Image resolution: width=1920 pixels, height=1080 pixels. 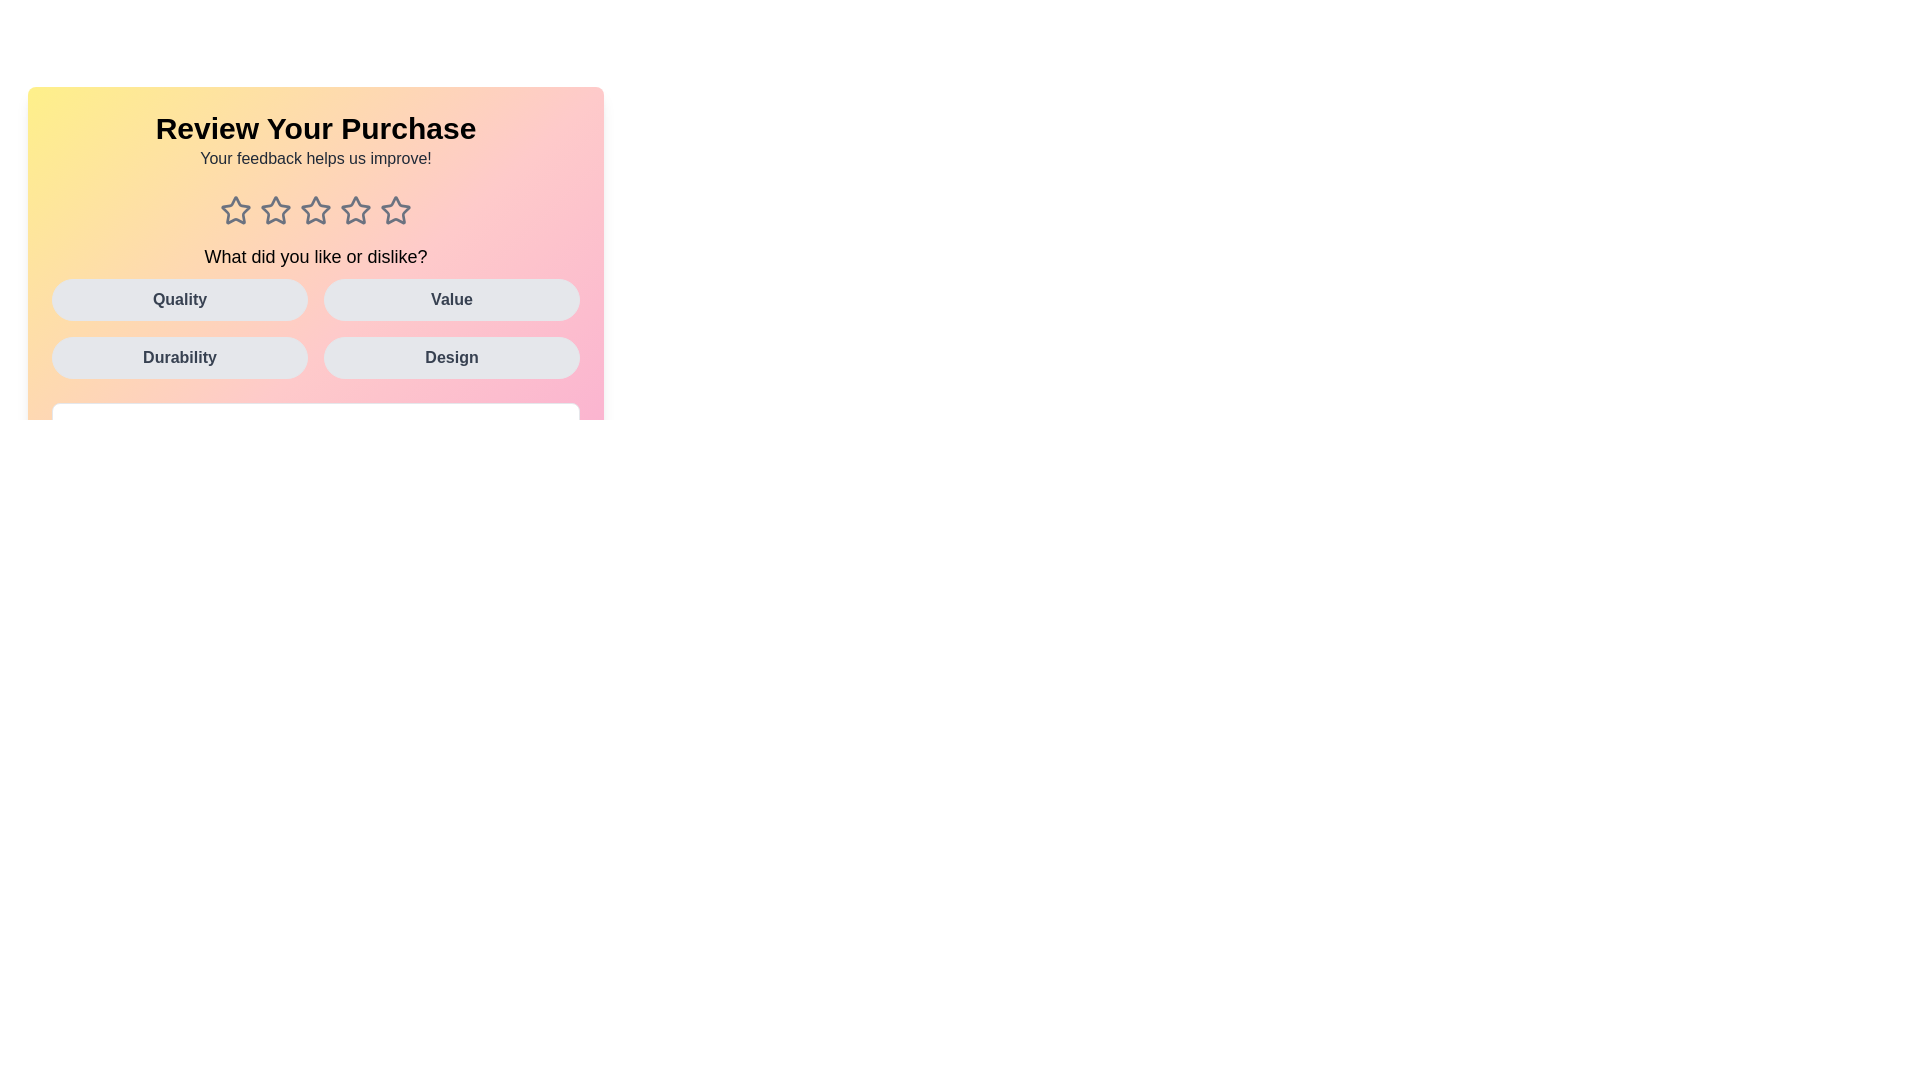 What do you see at coordinates (180, 357) in the screenshot?
I see `the 'Durability' button located in the bottom-left part of the 2x2 grid layout, which is the third button directly below the 'Quality' button` at bounding box center [180, 357].